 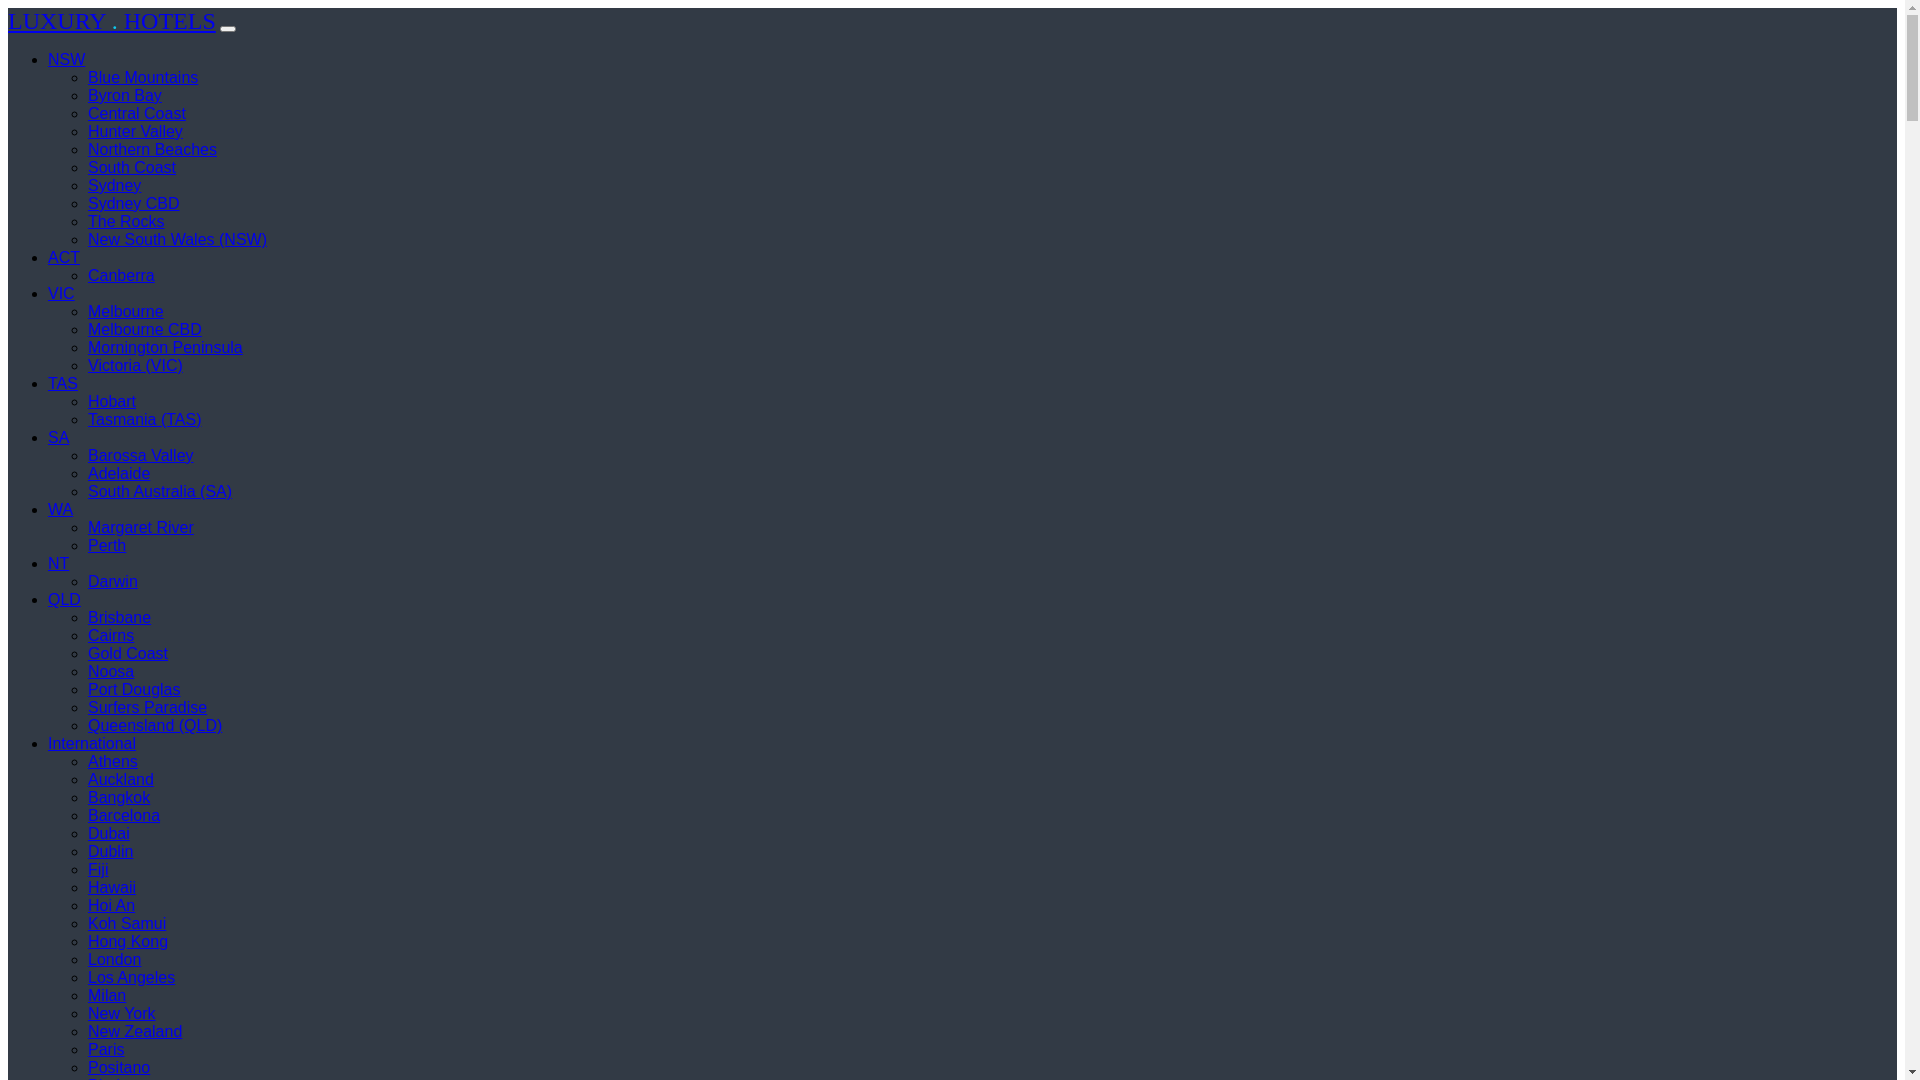 I want to click on 'Port Douglas', so click(x=86, y=688).